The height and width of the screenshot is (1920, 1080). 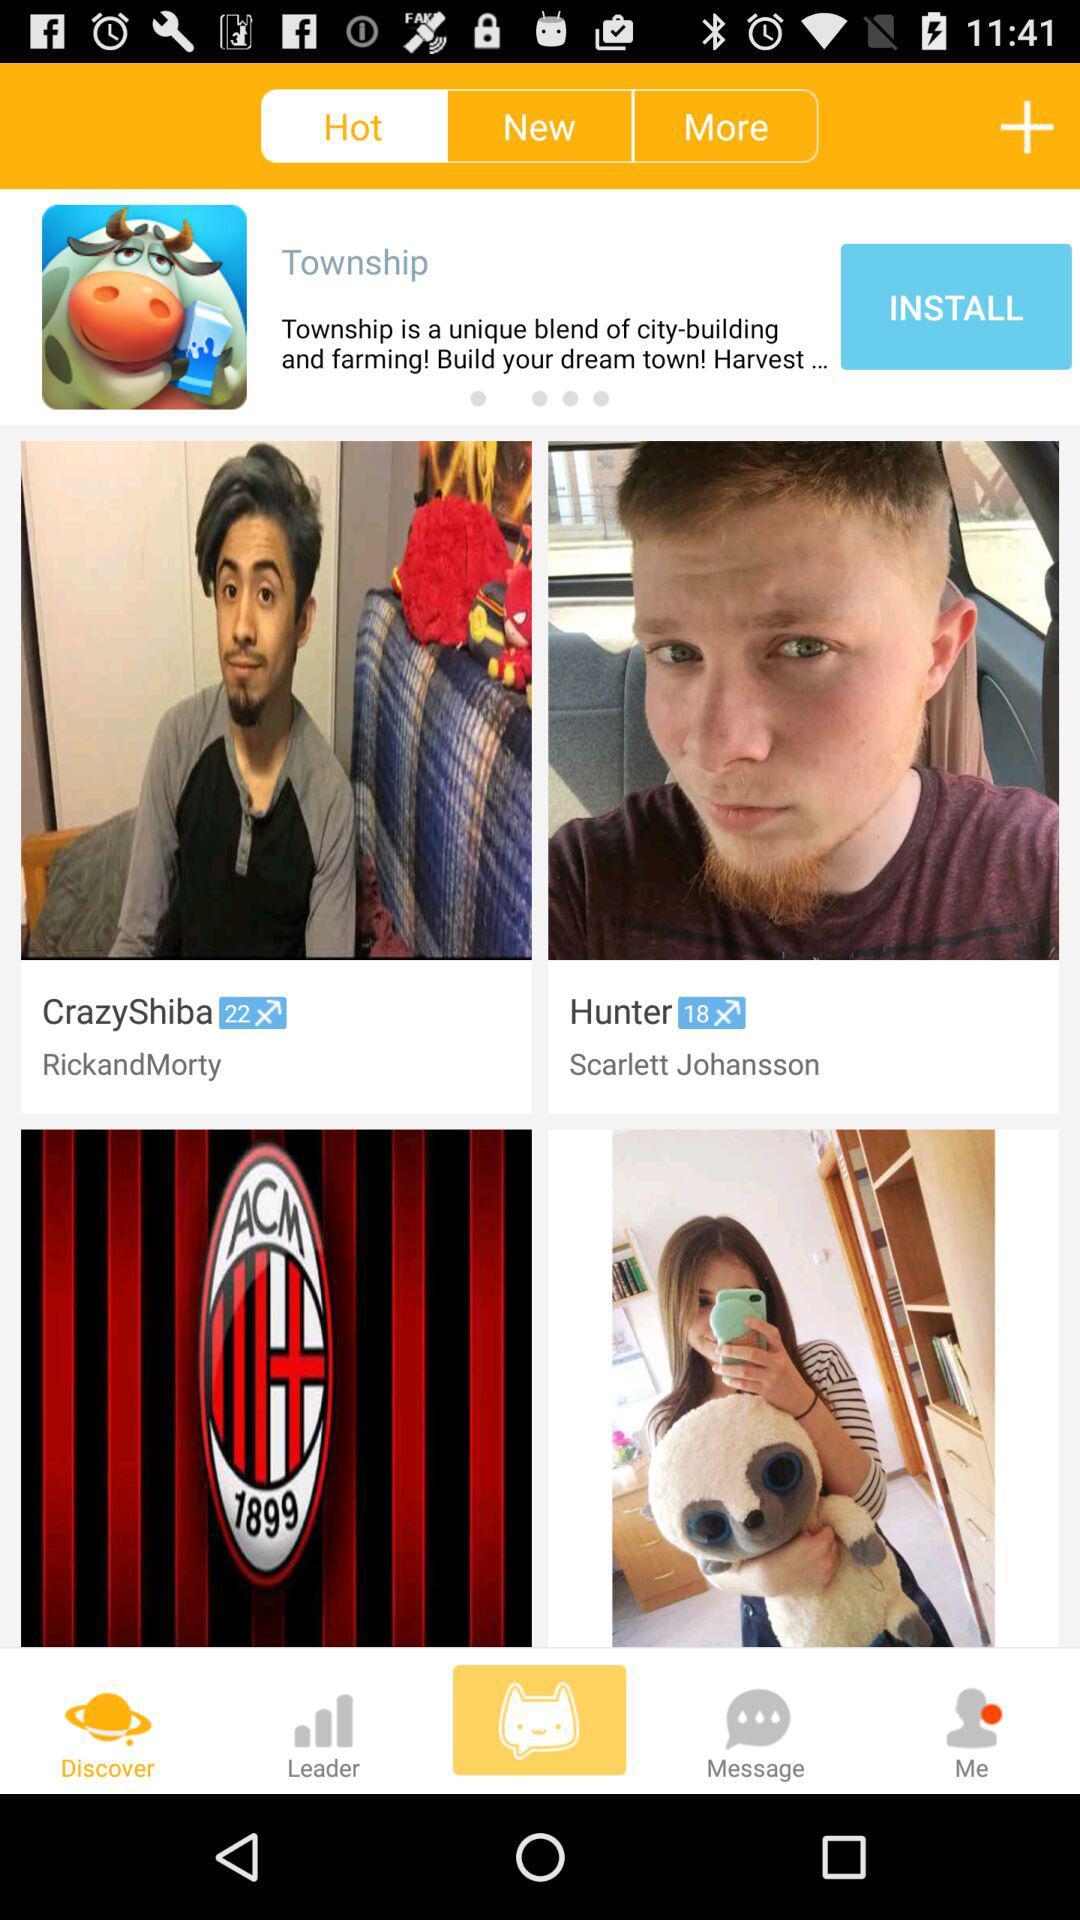 What do you see at coordinates (538, 1718) in the screenshot?
I see `cat symbol` at bounding box center [538, 1718].